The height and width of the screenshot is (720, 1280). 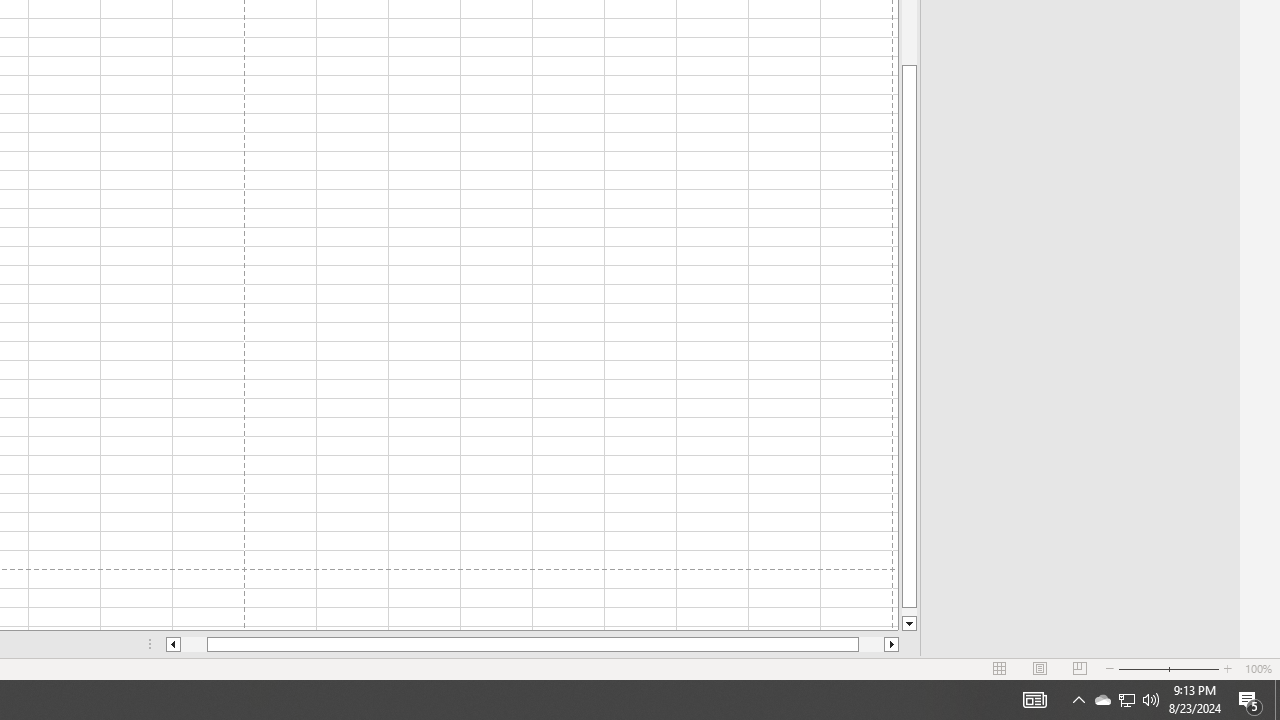 I want to click on 'Normal', so click(x=1000, y=669).